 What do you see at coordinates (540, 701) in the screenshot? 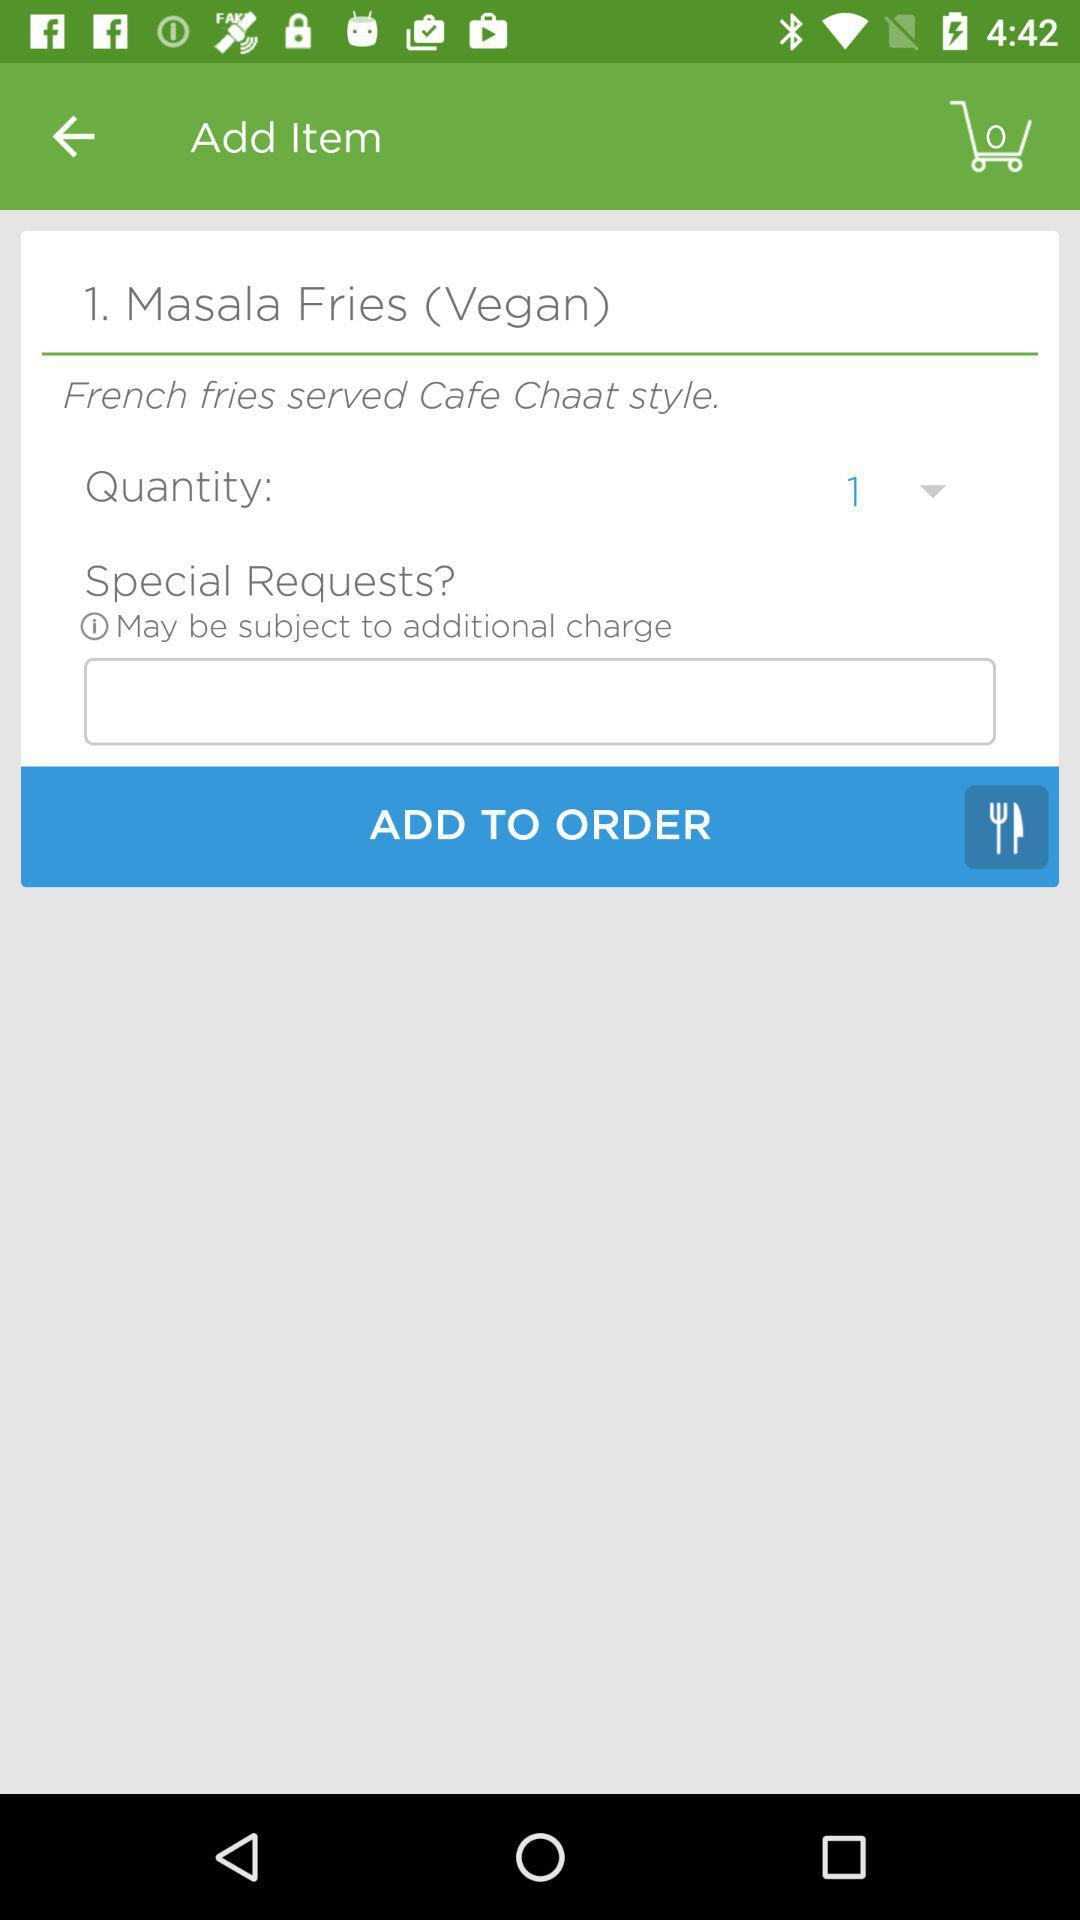
I see `icon above add to order icon` at bounding box center [540, 701].